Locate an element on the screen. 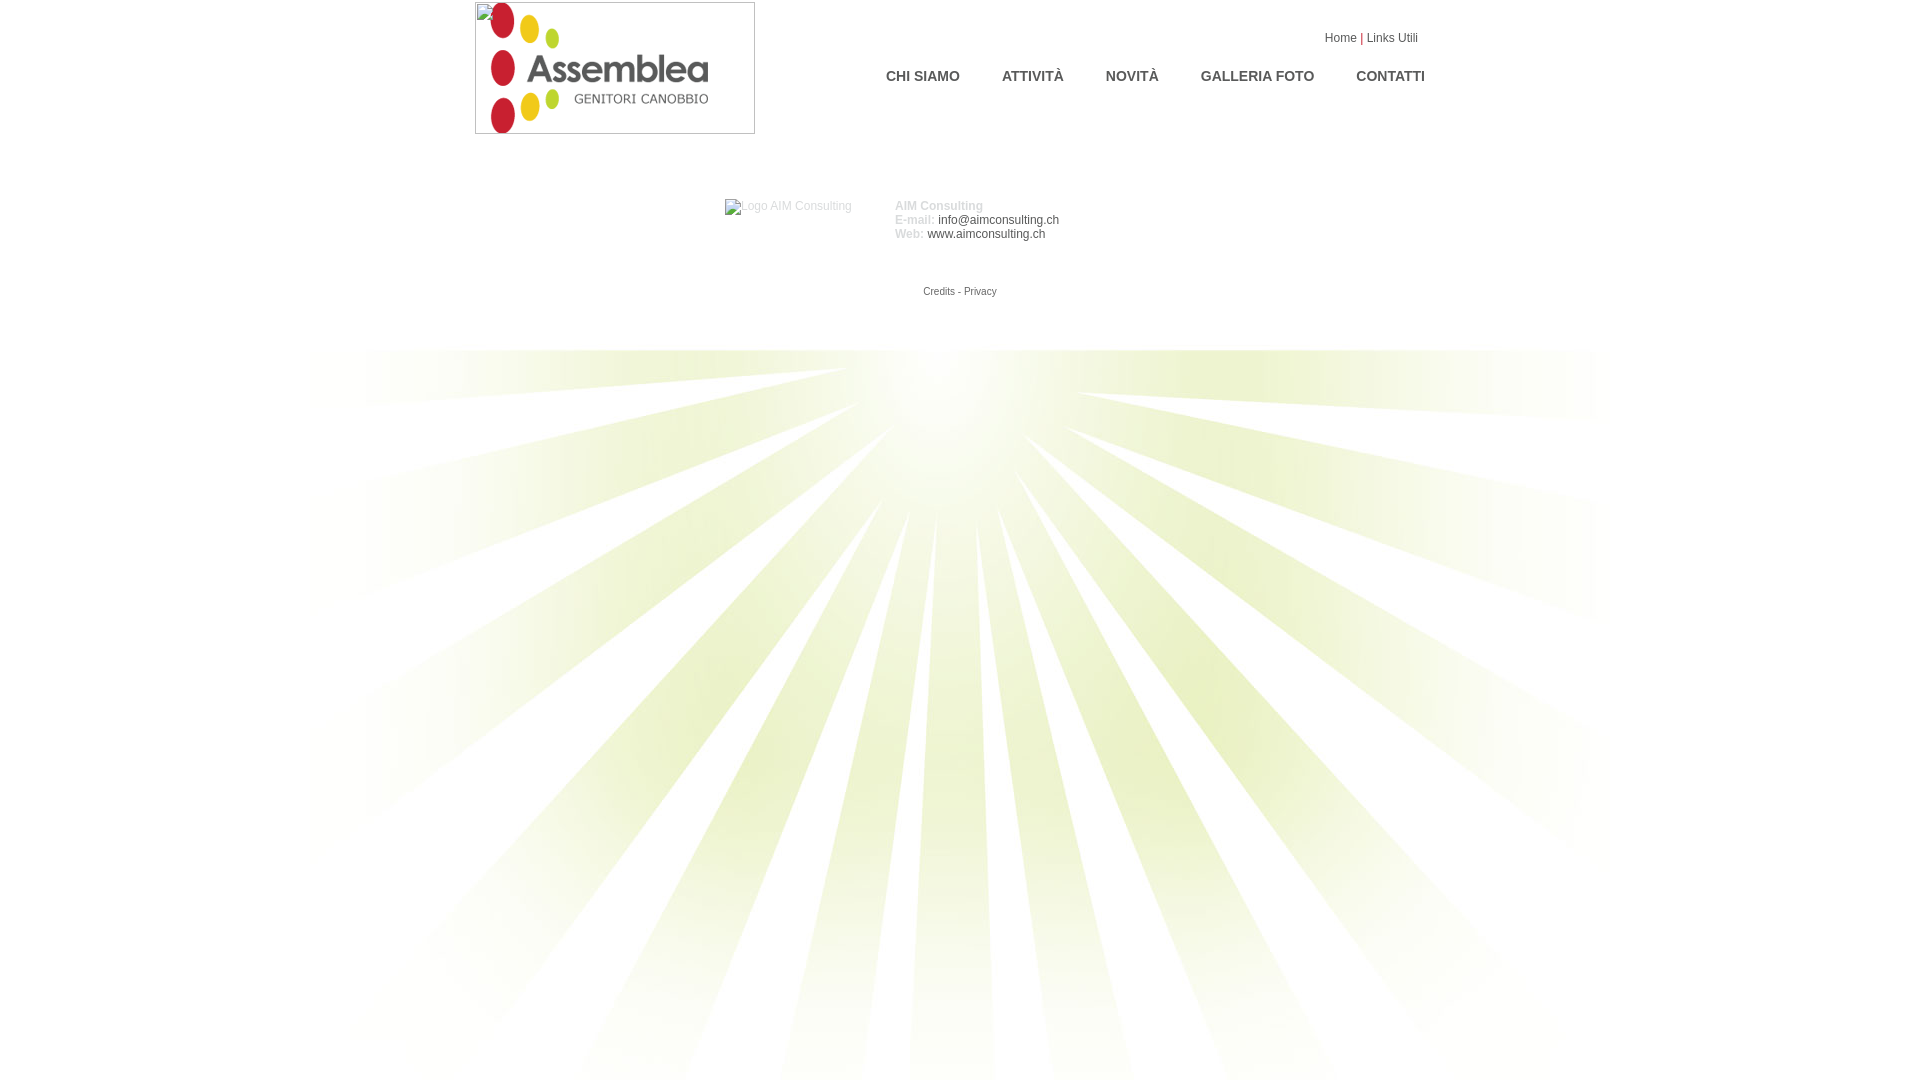 This screenshot has height=1080, width=1920. 'Privacy' is located at coordinates (980, 291).